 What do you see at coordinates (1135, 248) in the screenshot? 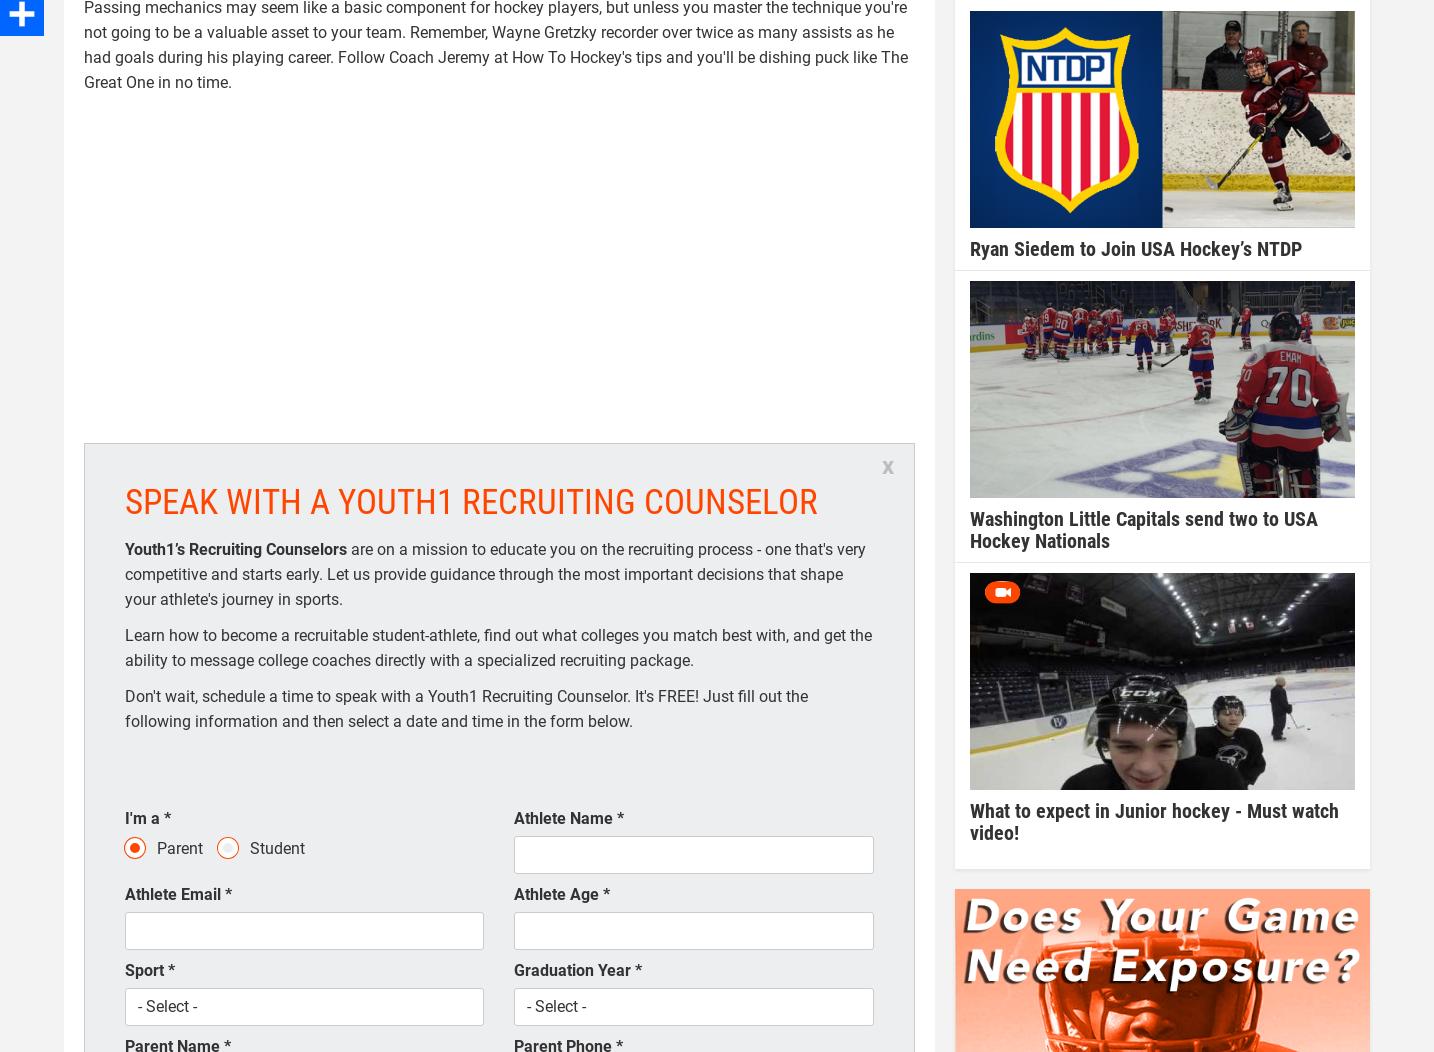
I see `'Ryan Siedem to Join USA Hockey’s NTDP'` at bounding box center [1135, 248].